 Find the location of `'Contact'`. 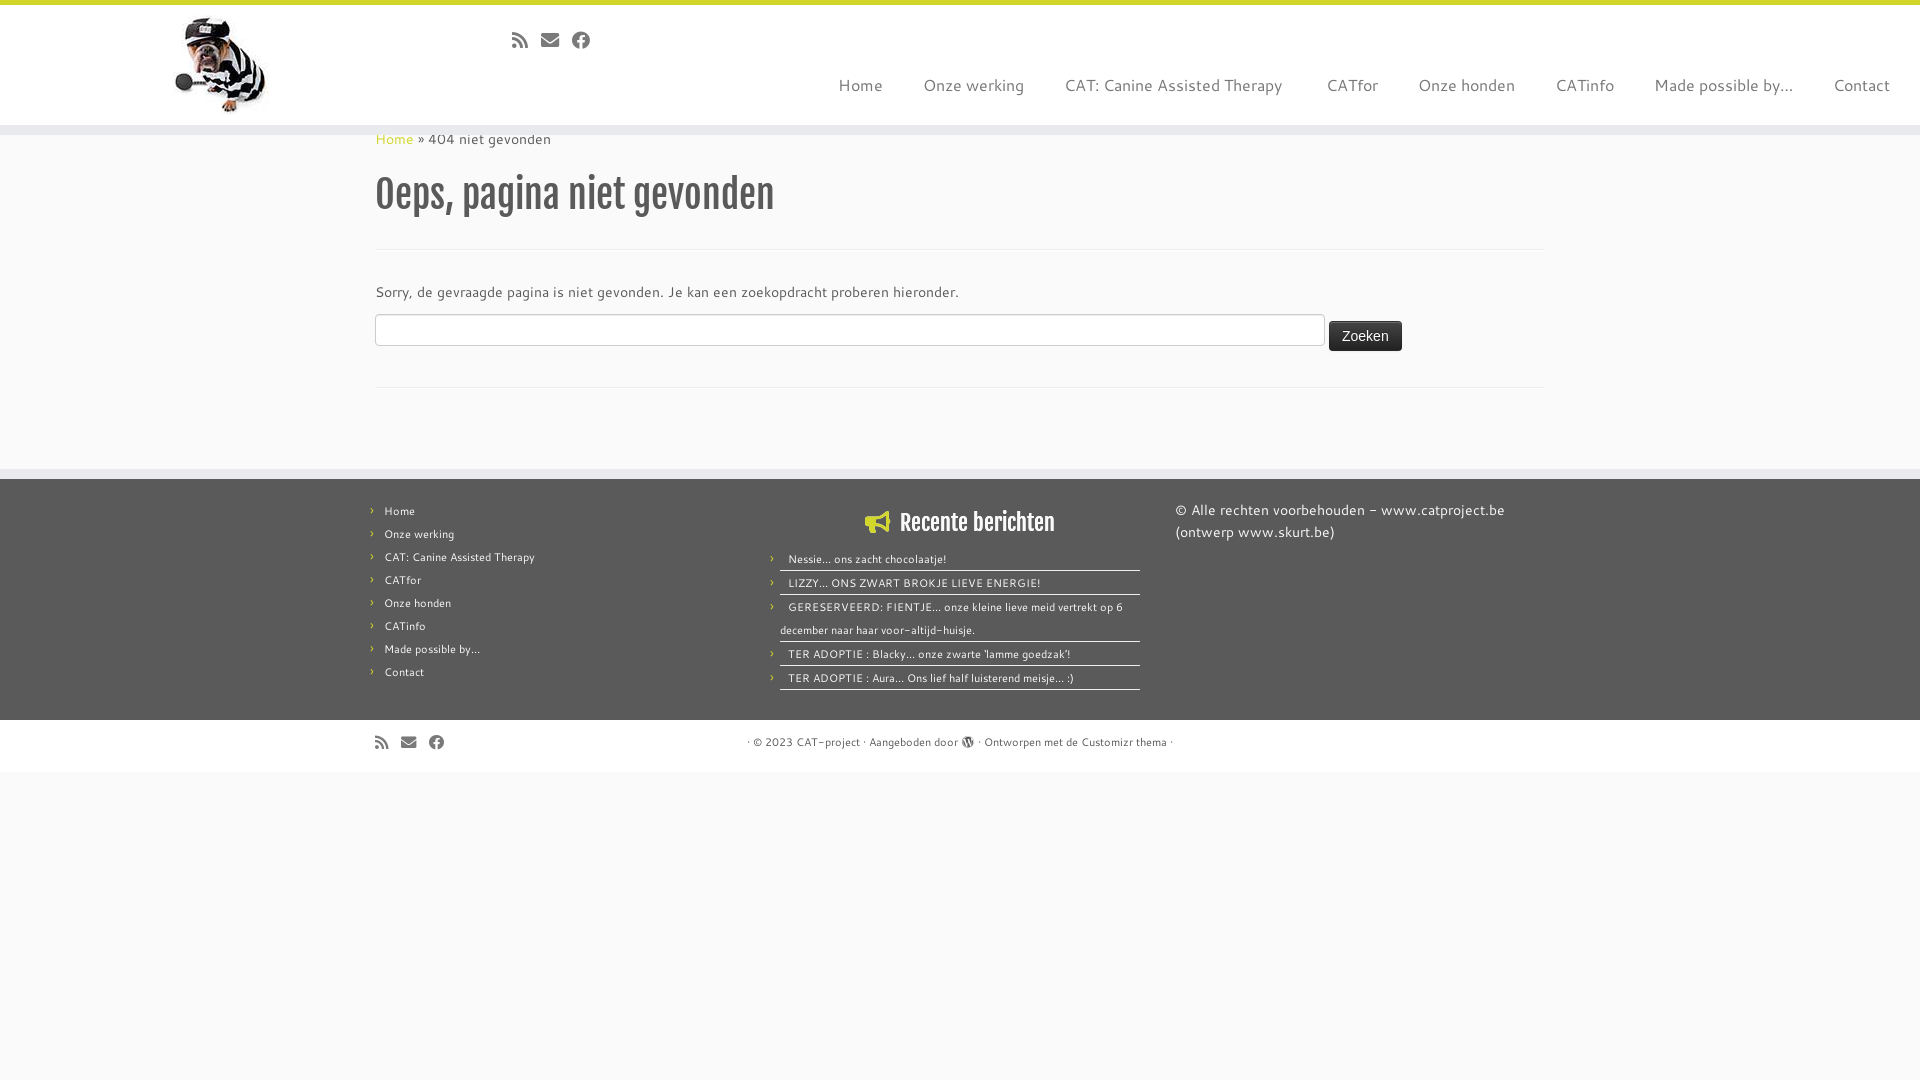

'Contact' is located at coordinates (384, 671).